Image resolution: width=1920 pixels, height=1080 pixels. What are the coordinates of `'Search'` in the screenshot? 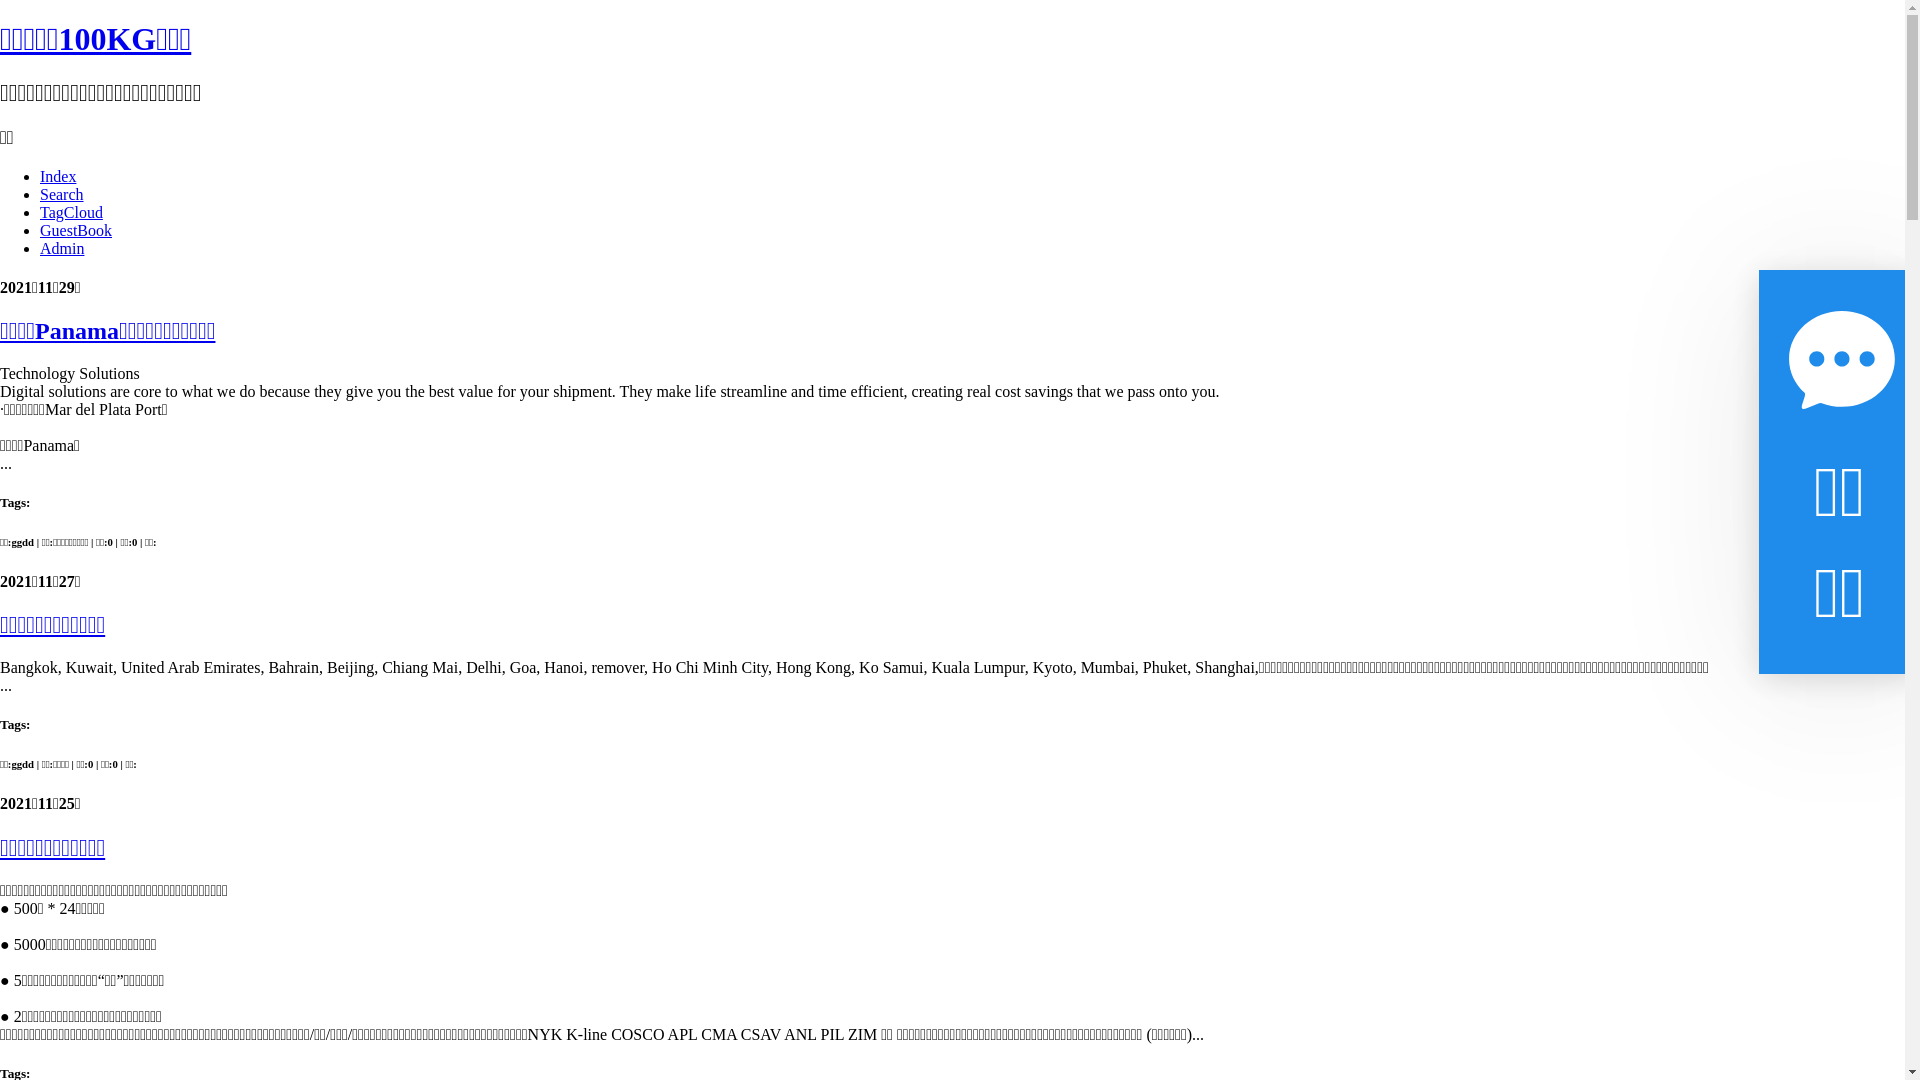 It's located at (39, 194).